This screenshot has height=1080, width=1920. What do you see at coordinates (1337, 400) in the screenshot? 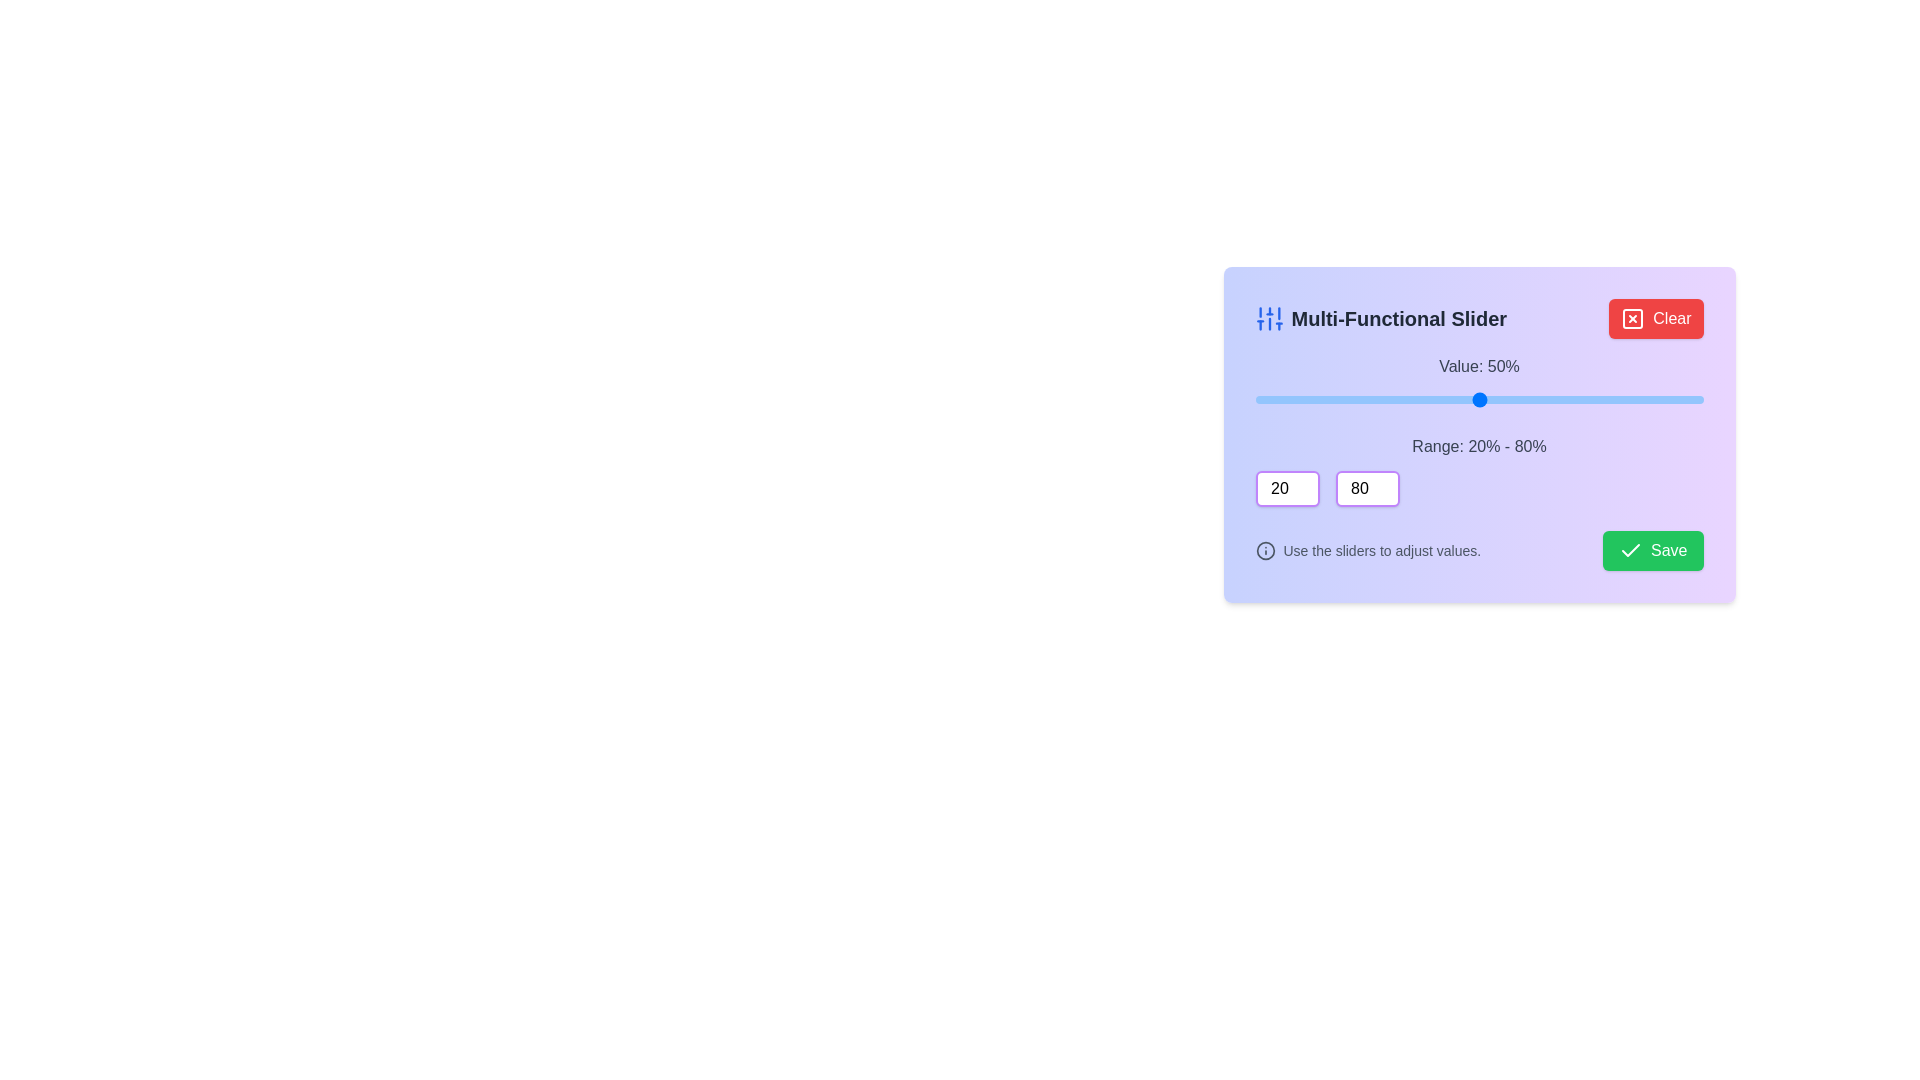
I see `the slider value` at bounding box center [1337, 400].